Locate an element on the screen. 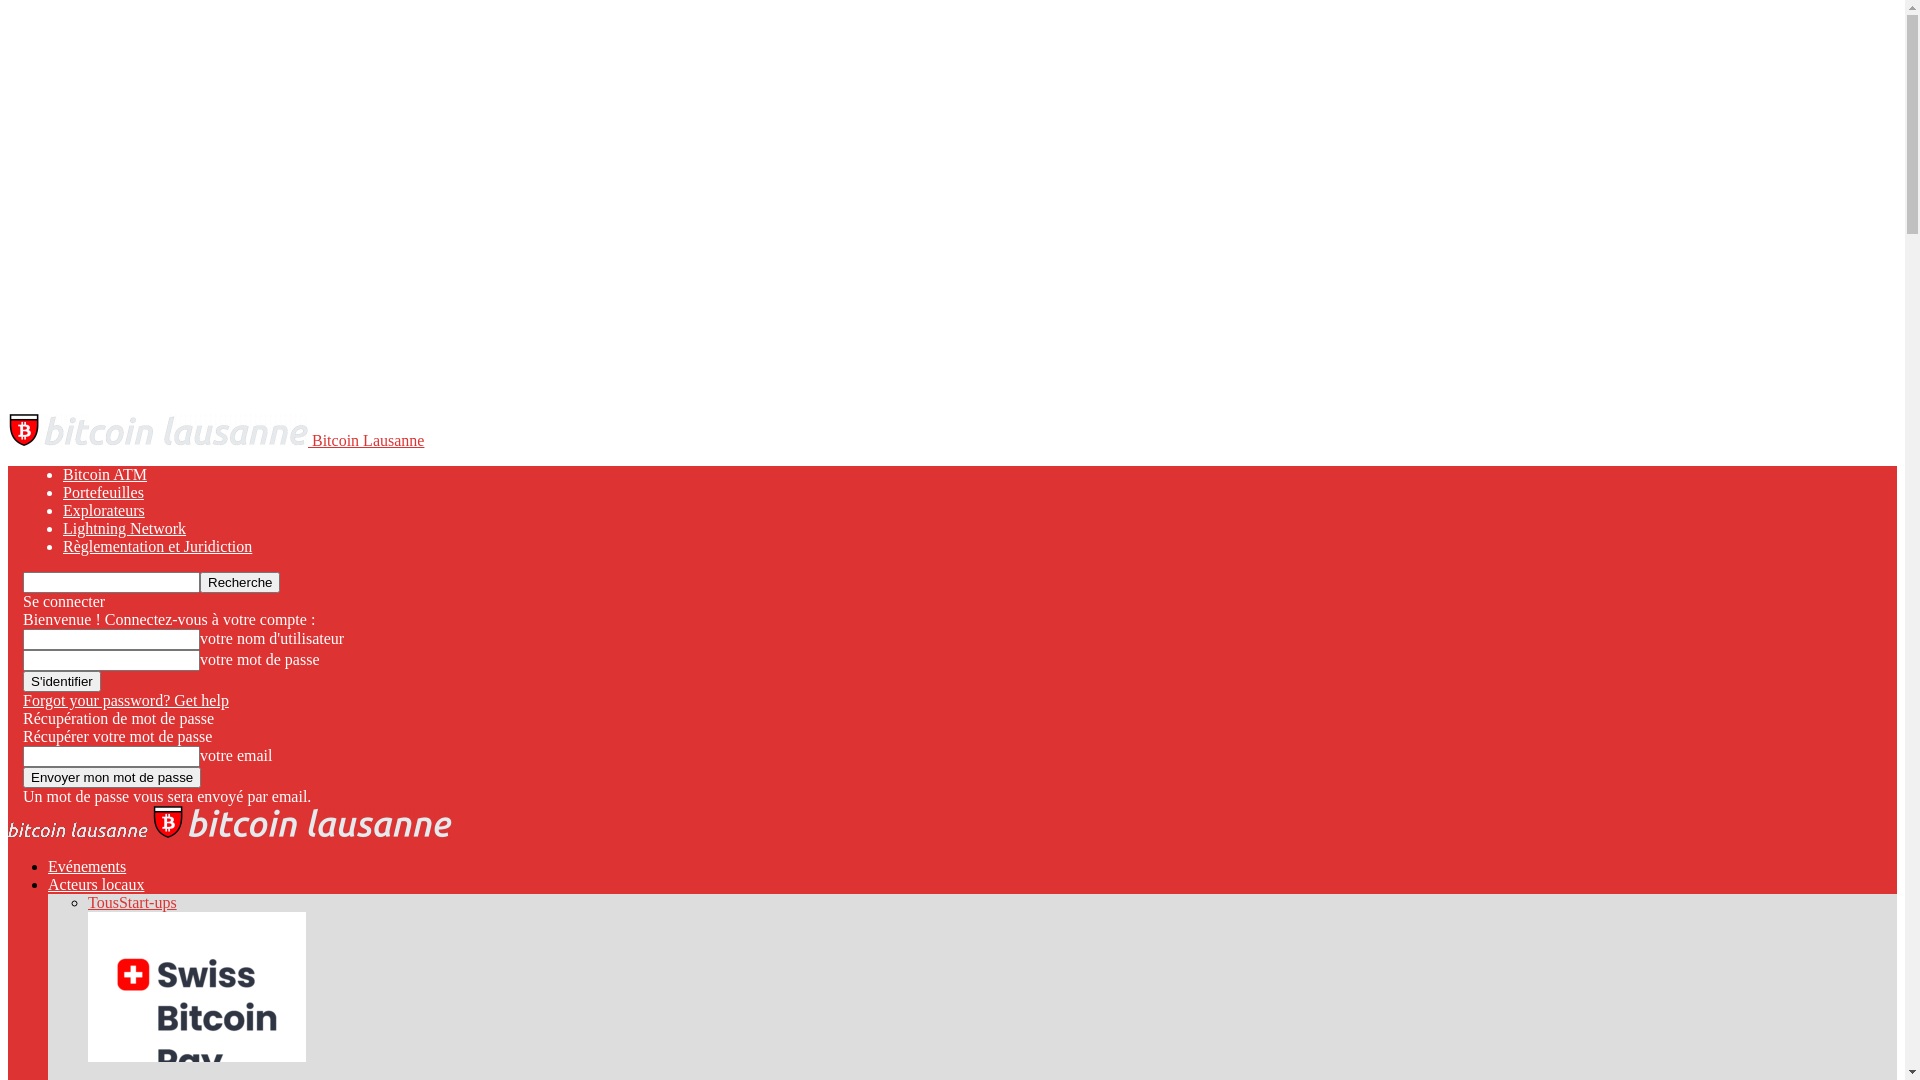 The width and height of the screenshot is (1920, 1080). 'Bitcoin ATM' is located at coordinates (62, 474).